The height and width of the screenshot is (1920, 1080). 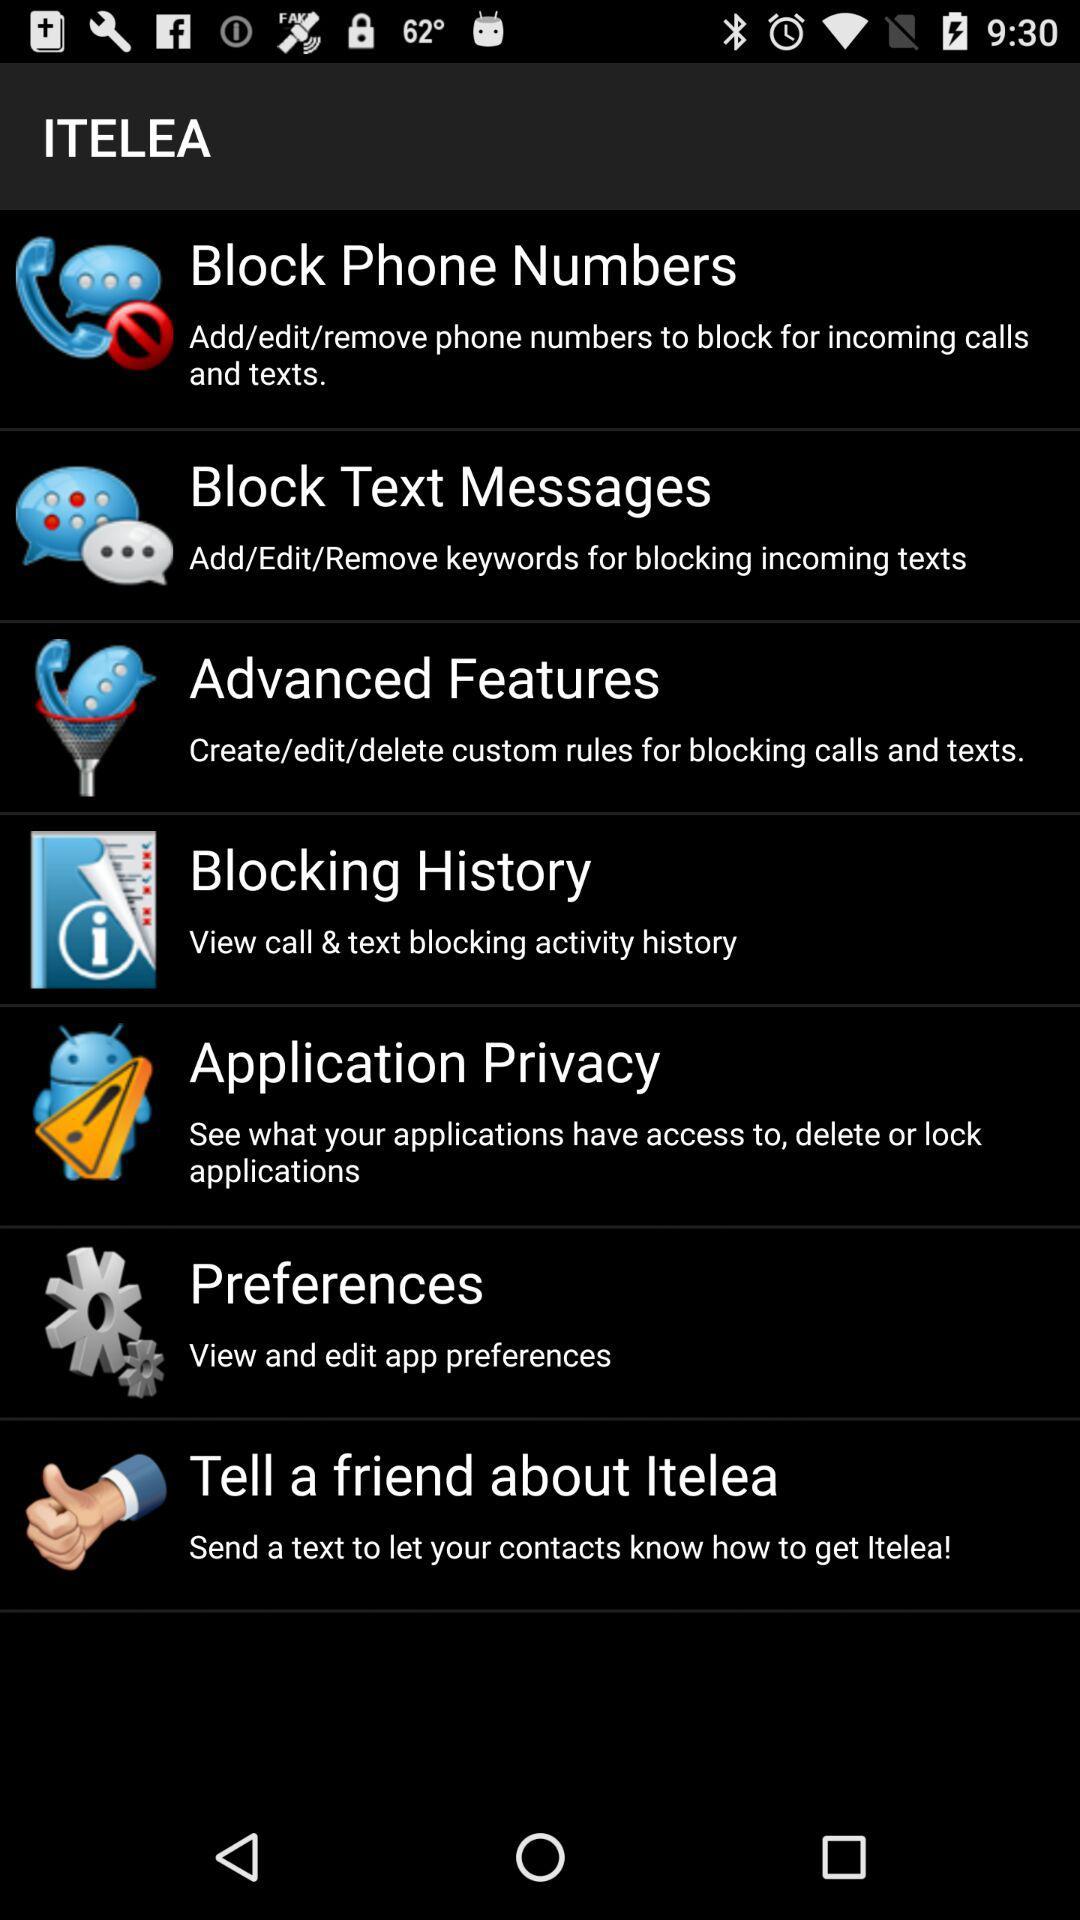 I want to click on the tell a friend item, so click(x=625, y=1473).